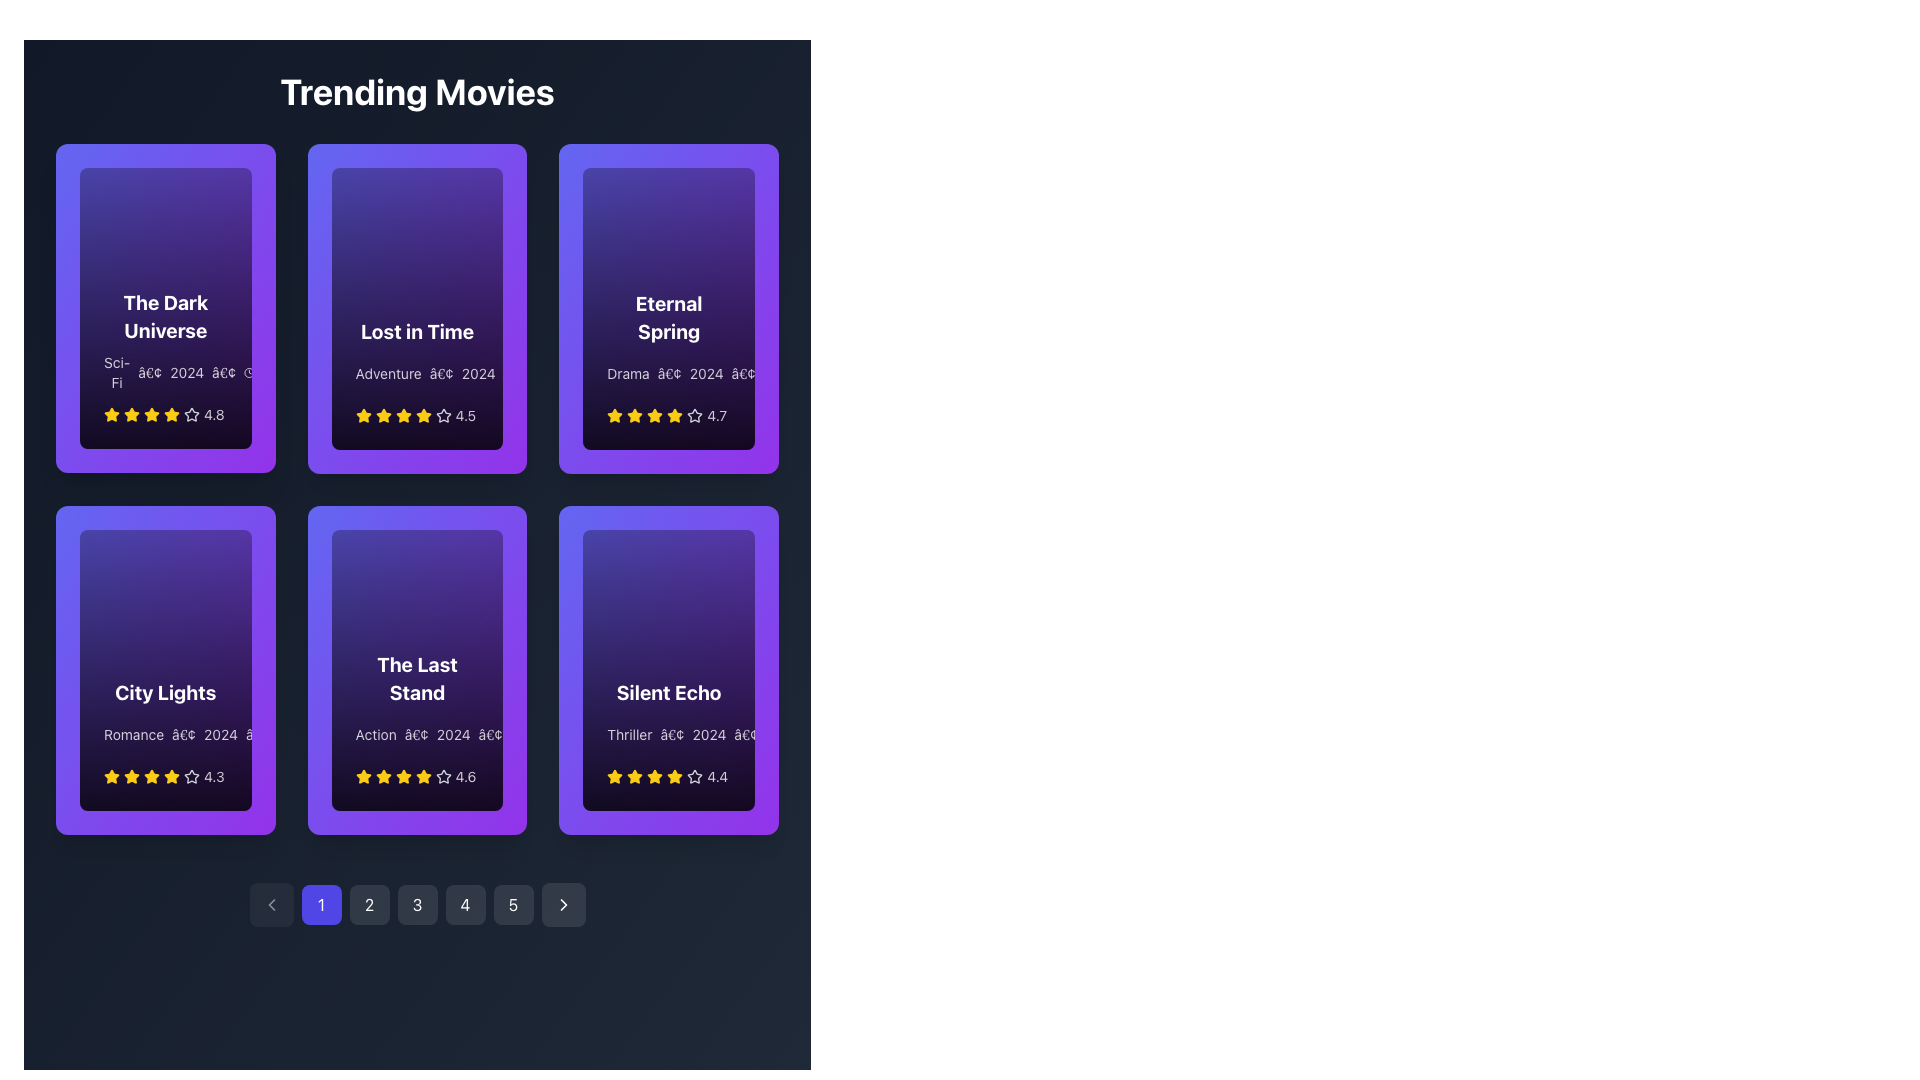  Describe the element at coordinates (110, 774) in the screenshot. I see `the first star icon in the rating system for the movie 'City Lights', which is styled in yellow and indicates a rating of 4.3` at that location.